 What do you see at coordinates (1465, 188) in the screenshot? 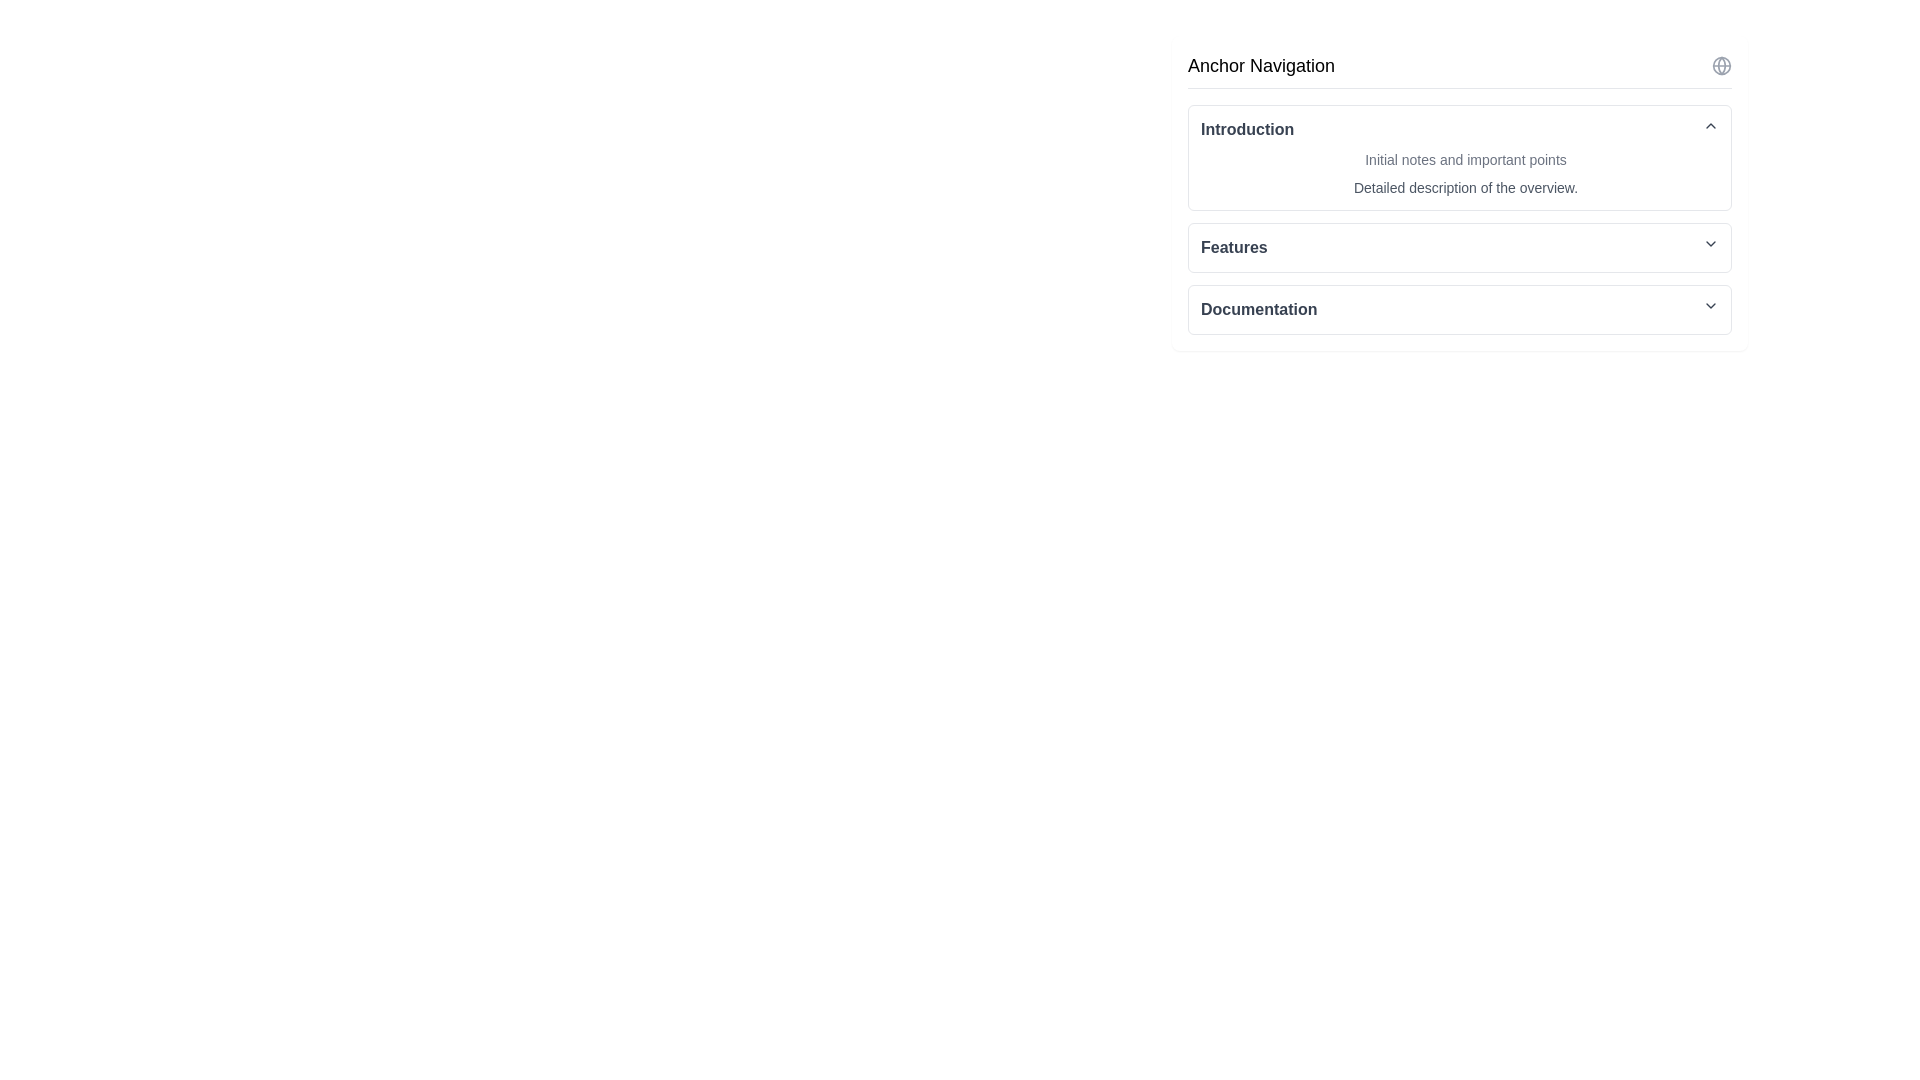
I see `the static text that provides additional, detailed information related to the section titled 'Introduction' which is positioned towards the right side of the interface` at bounding box center [1465, 188].